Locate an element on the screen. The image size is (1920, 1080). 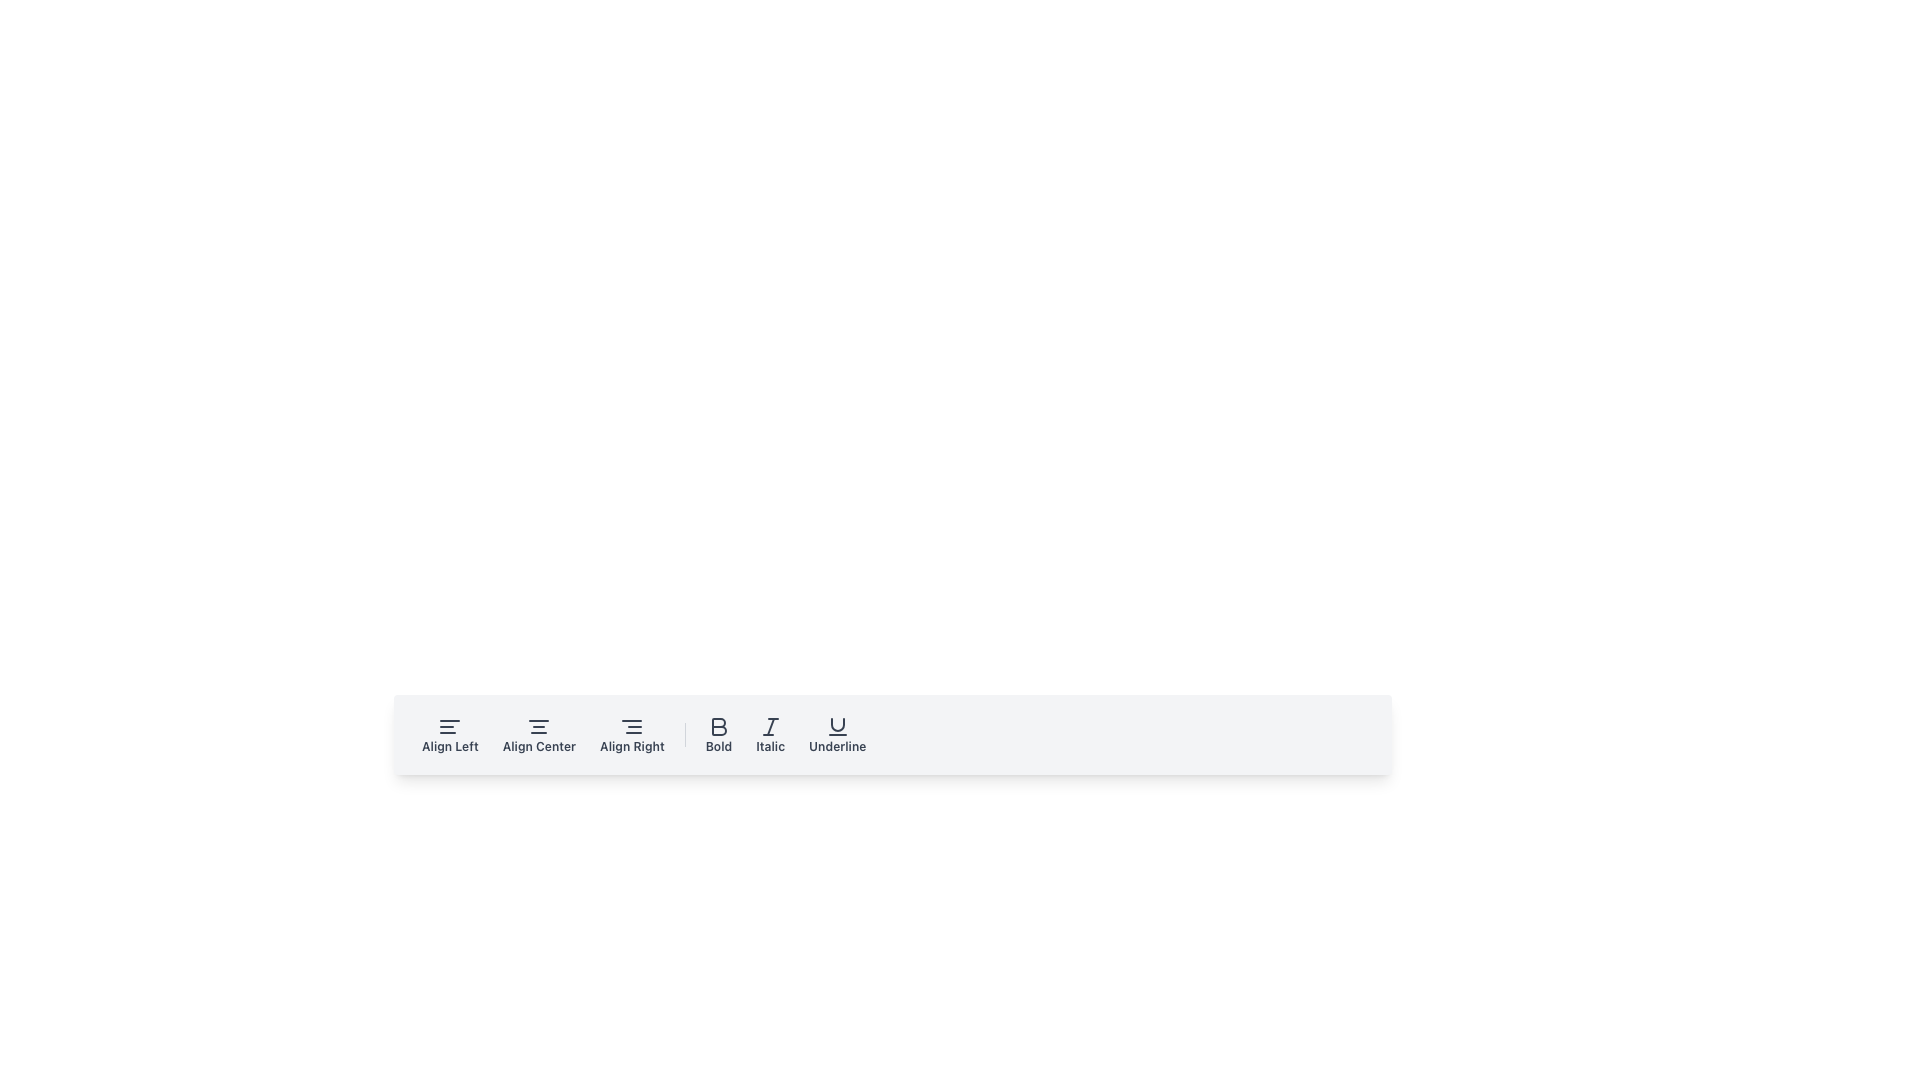
the vertically-oriented button labeled 'Align Center' with a centered icon of three horizontal lines to align the text in the center is located at coordinates (539, 735).